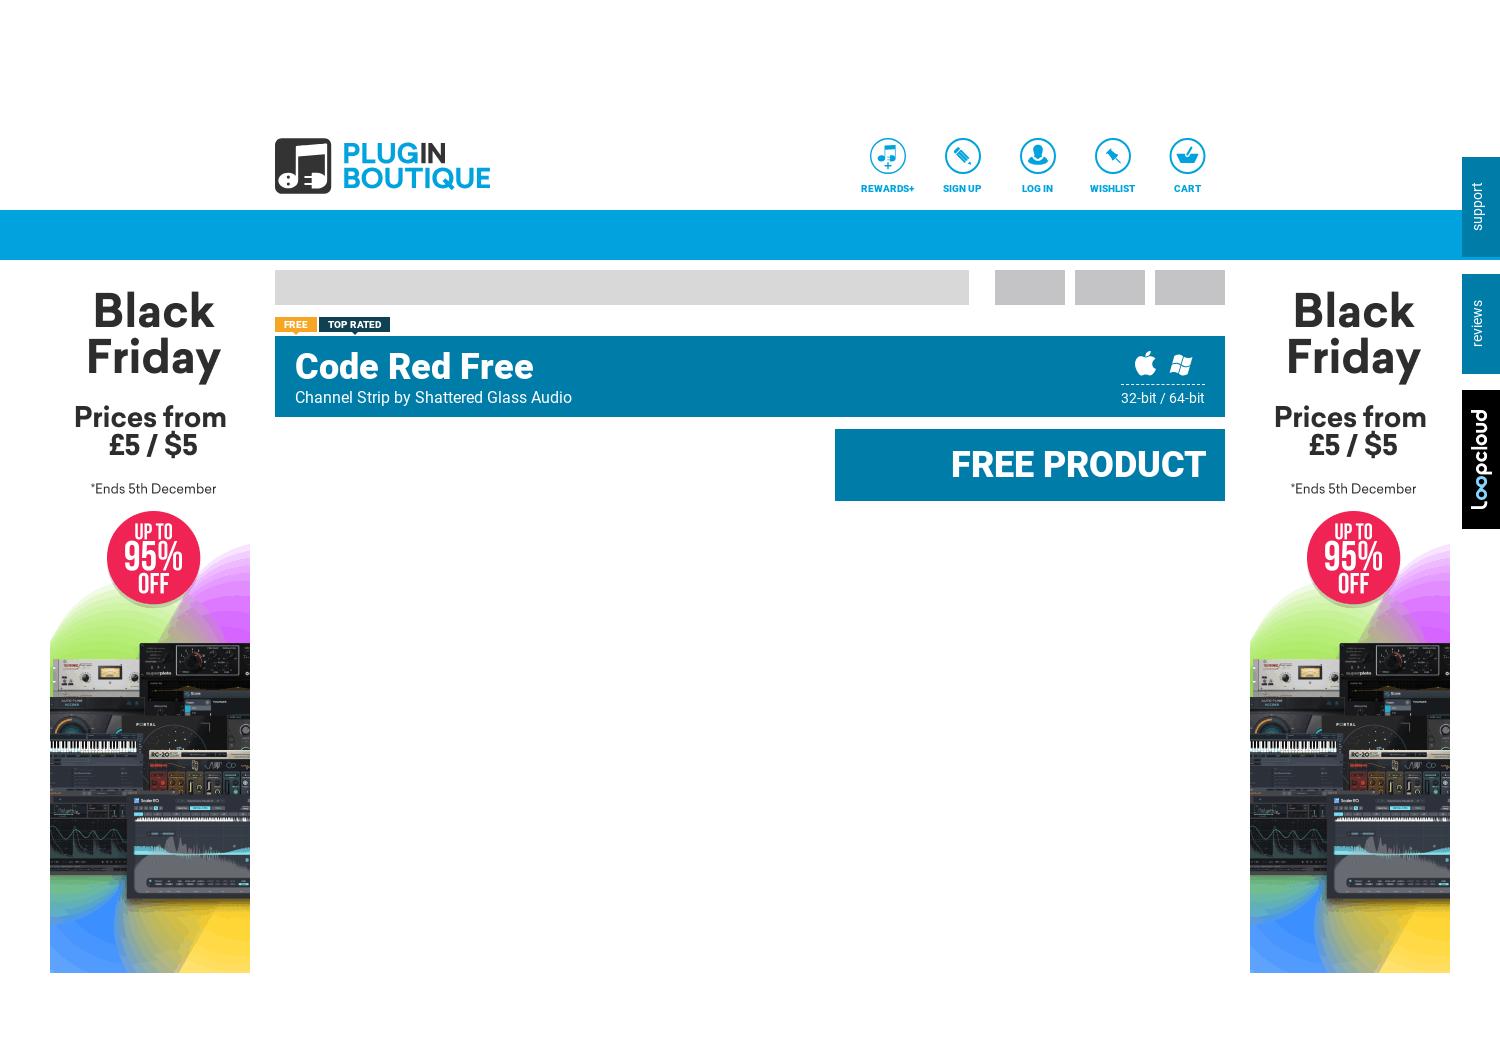 Image resolution: width=1500 pixels, height=1056 pixels. Describe the element at coordinates (341, 396) in the screenshot. I see `'Channel Strip'` at that location.